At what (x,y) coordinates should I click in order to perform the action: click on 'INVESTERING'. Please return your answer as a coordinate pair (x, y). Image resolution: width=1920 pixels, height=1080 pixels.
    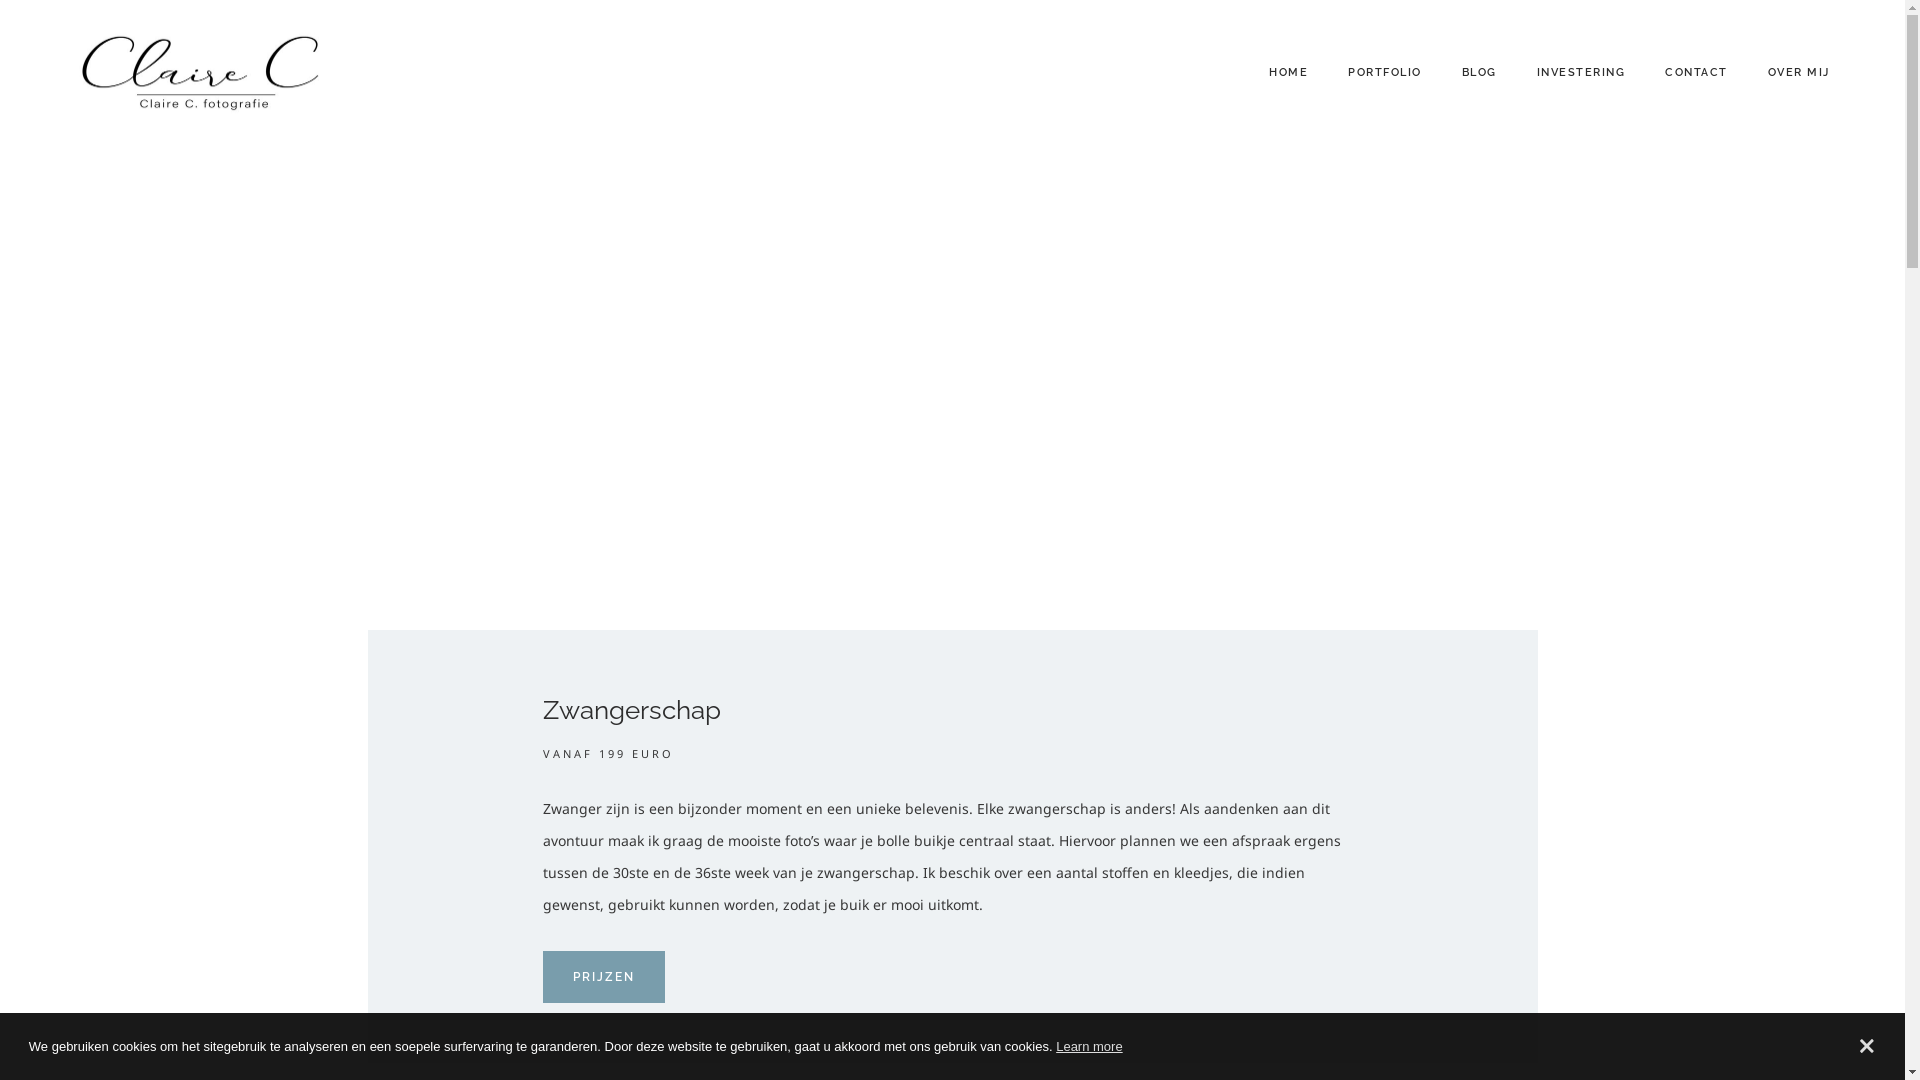
    Looking at the image, I should click on (1580, 72).